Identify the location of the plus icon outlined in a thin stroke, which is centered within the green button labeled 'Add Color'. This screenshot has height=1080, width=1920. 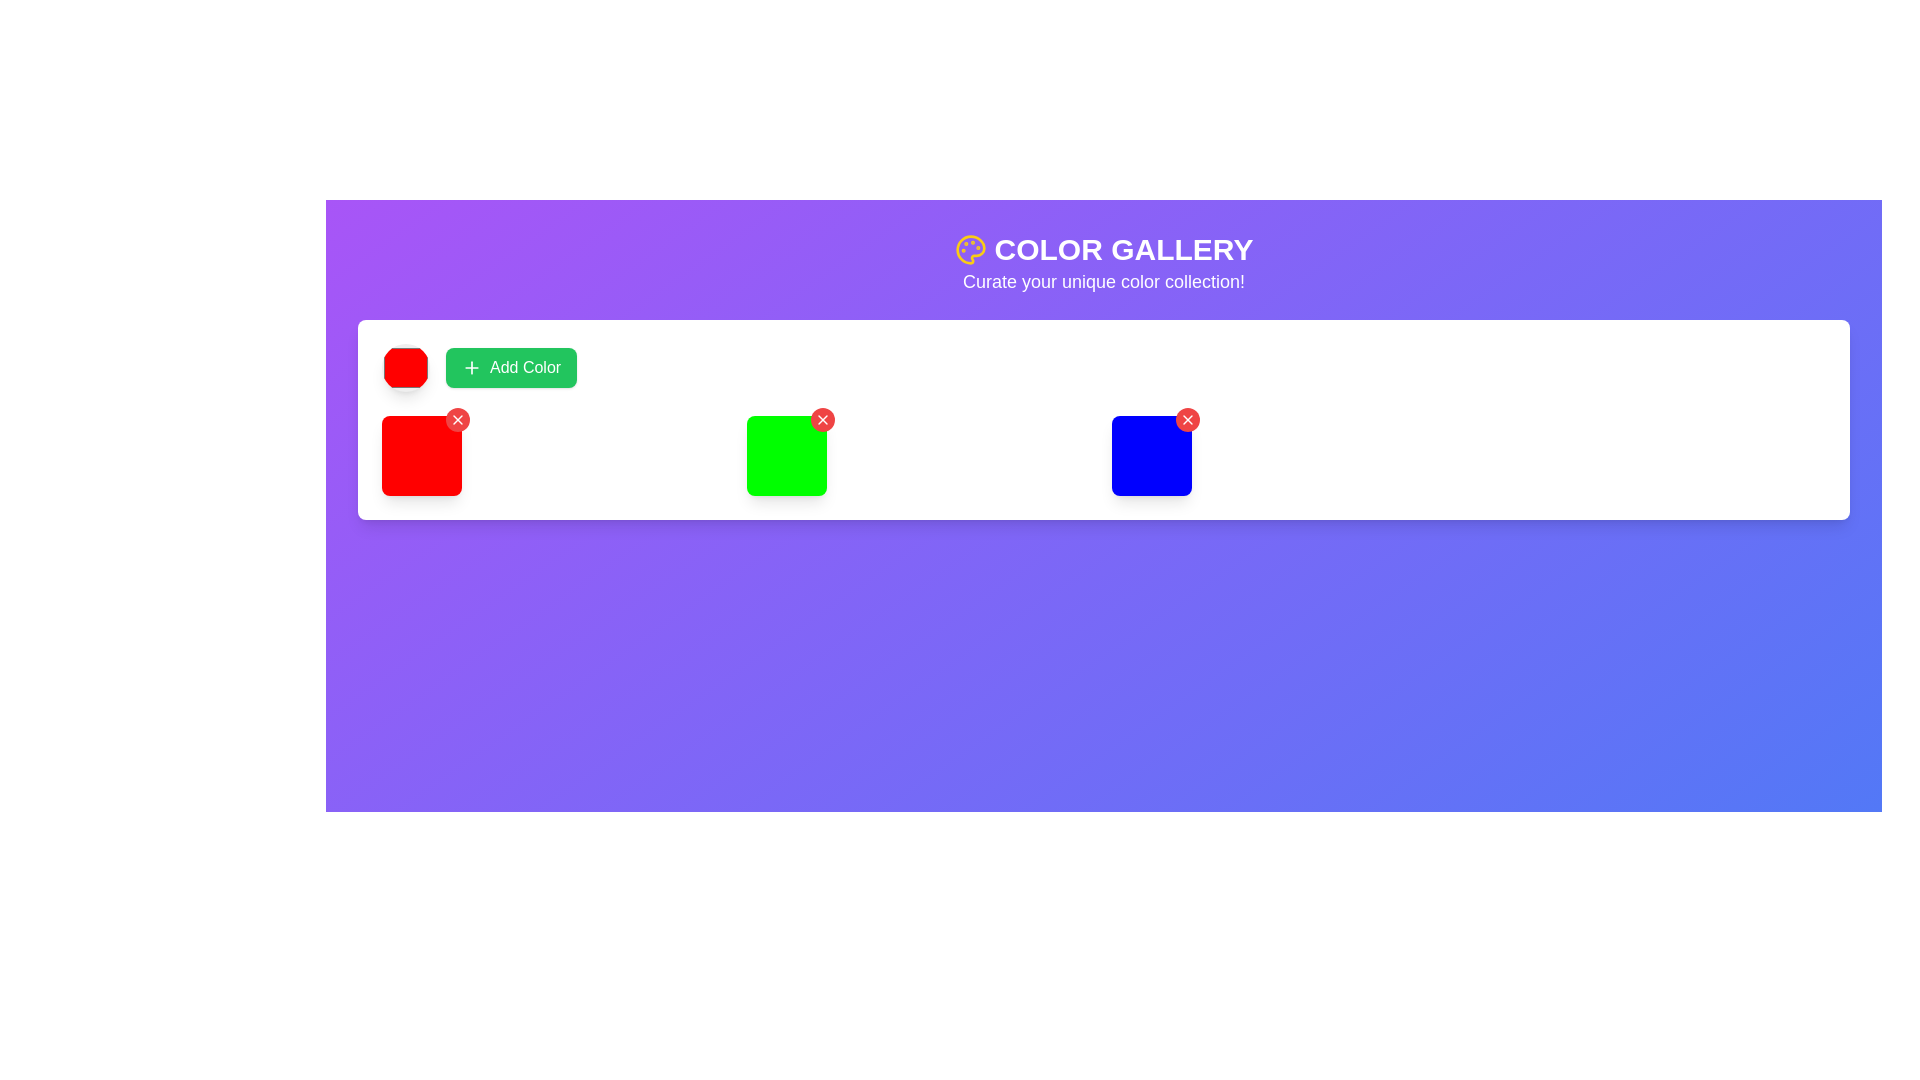
(470, 367).